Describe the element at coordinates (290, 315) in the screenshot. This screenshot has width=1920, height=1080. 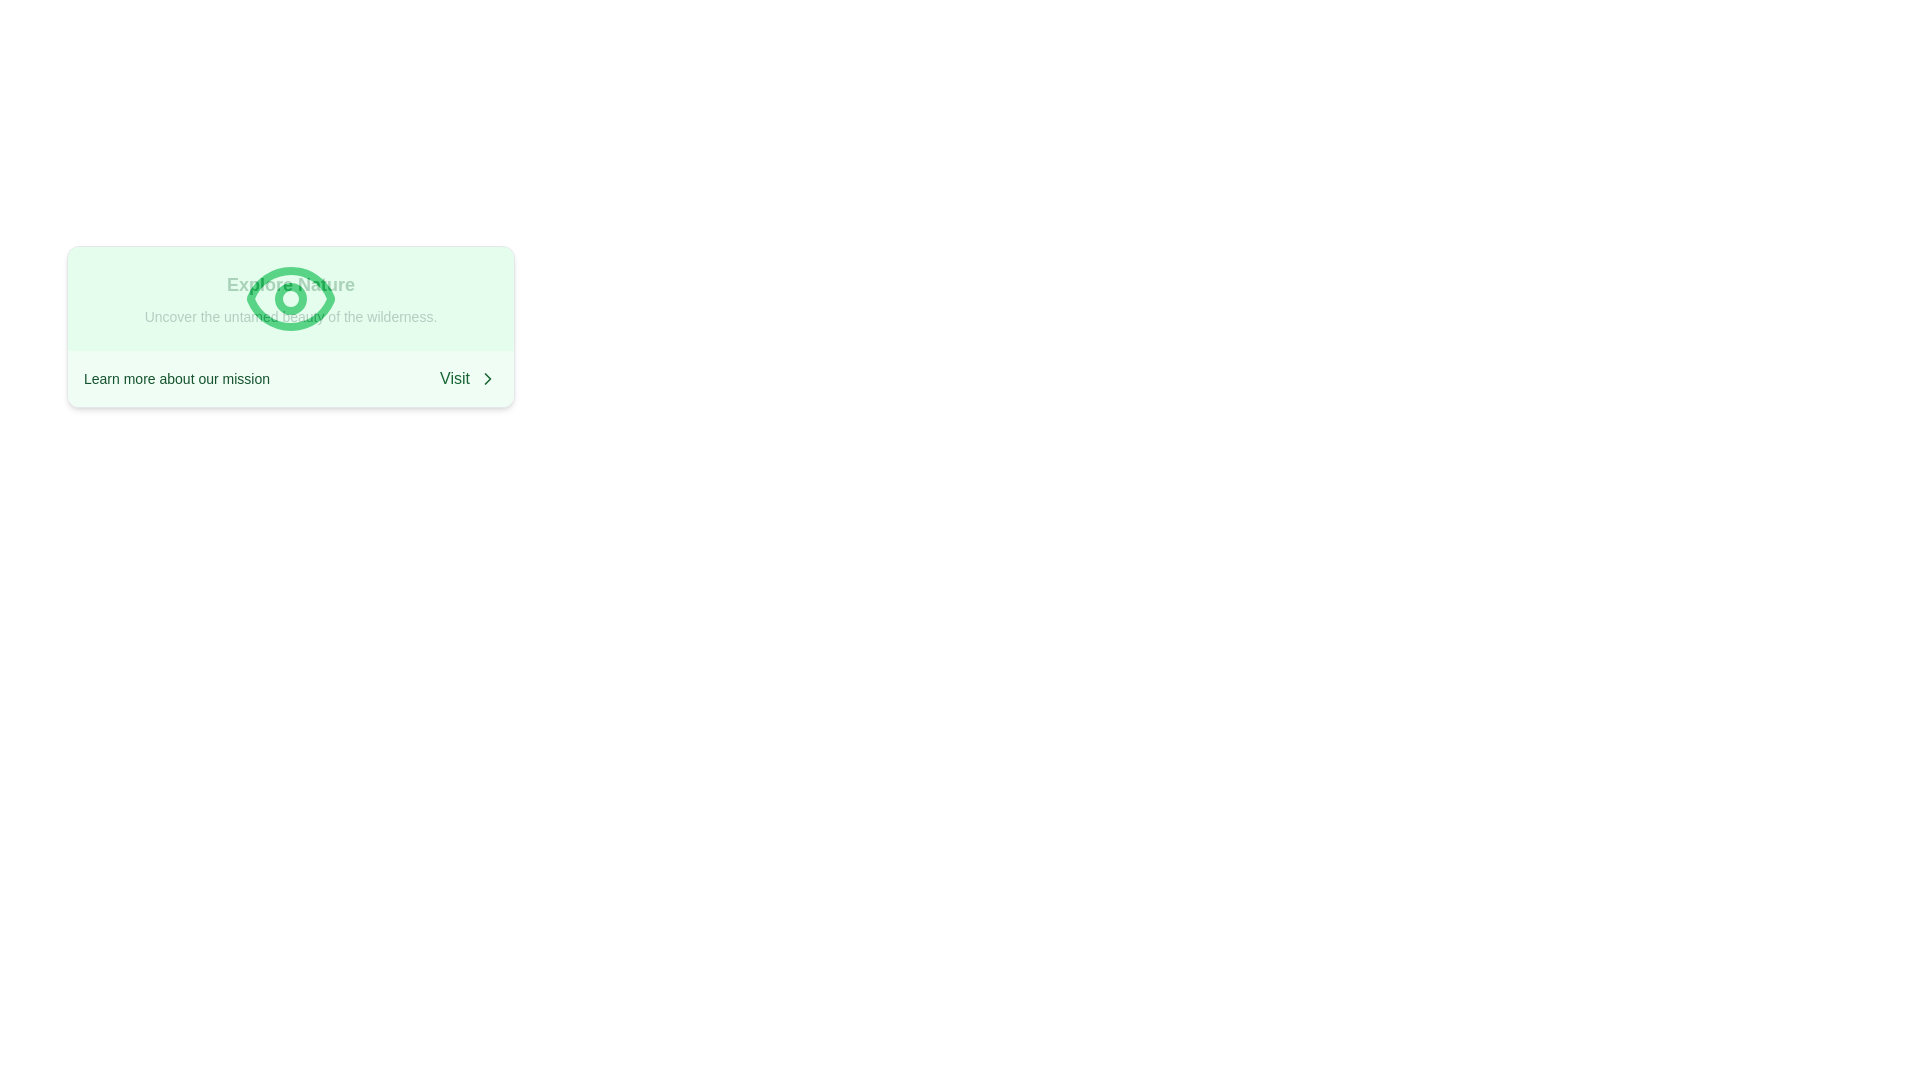
I see `the text block that contains the phrase 'Uncover the untamed beauty of the wilderness.' which is styled with a small font size and gray color, located below the header 'Explore Nature'` at that location.